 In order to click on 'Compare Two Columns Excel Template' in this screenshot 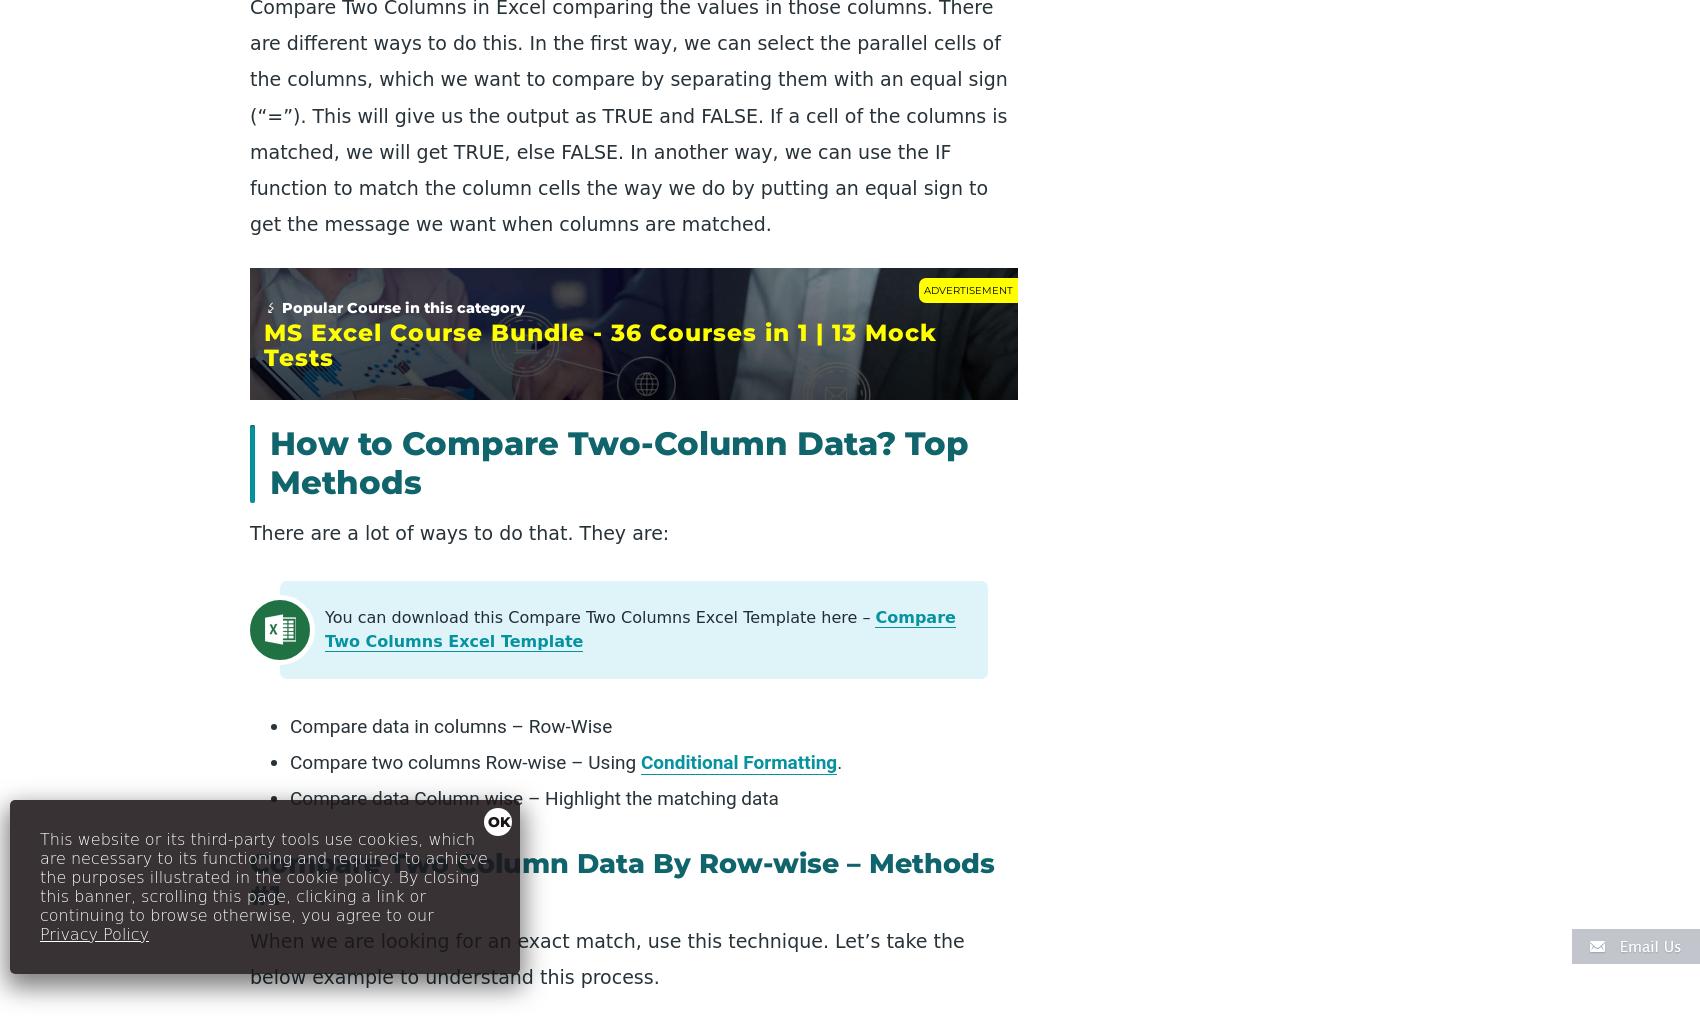, I will do `click(640, 628)`.